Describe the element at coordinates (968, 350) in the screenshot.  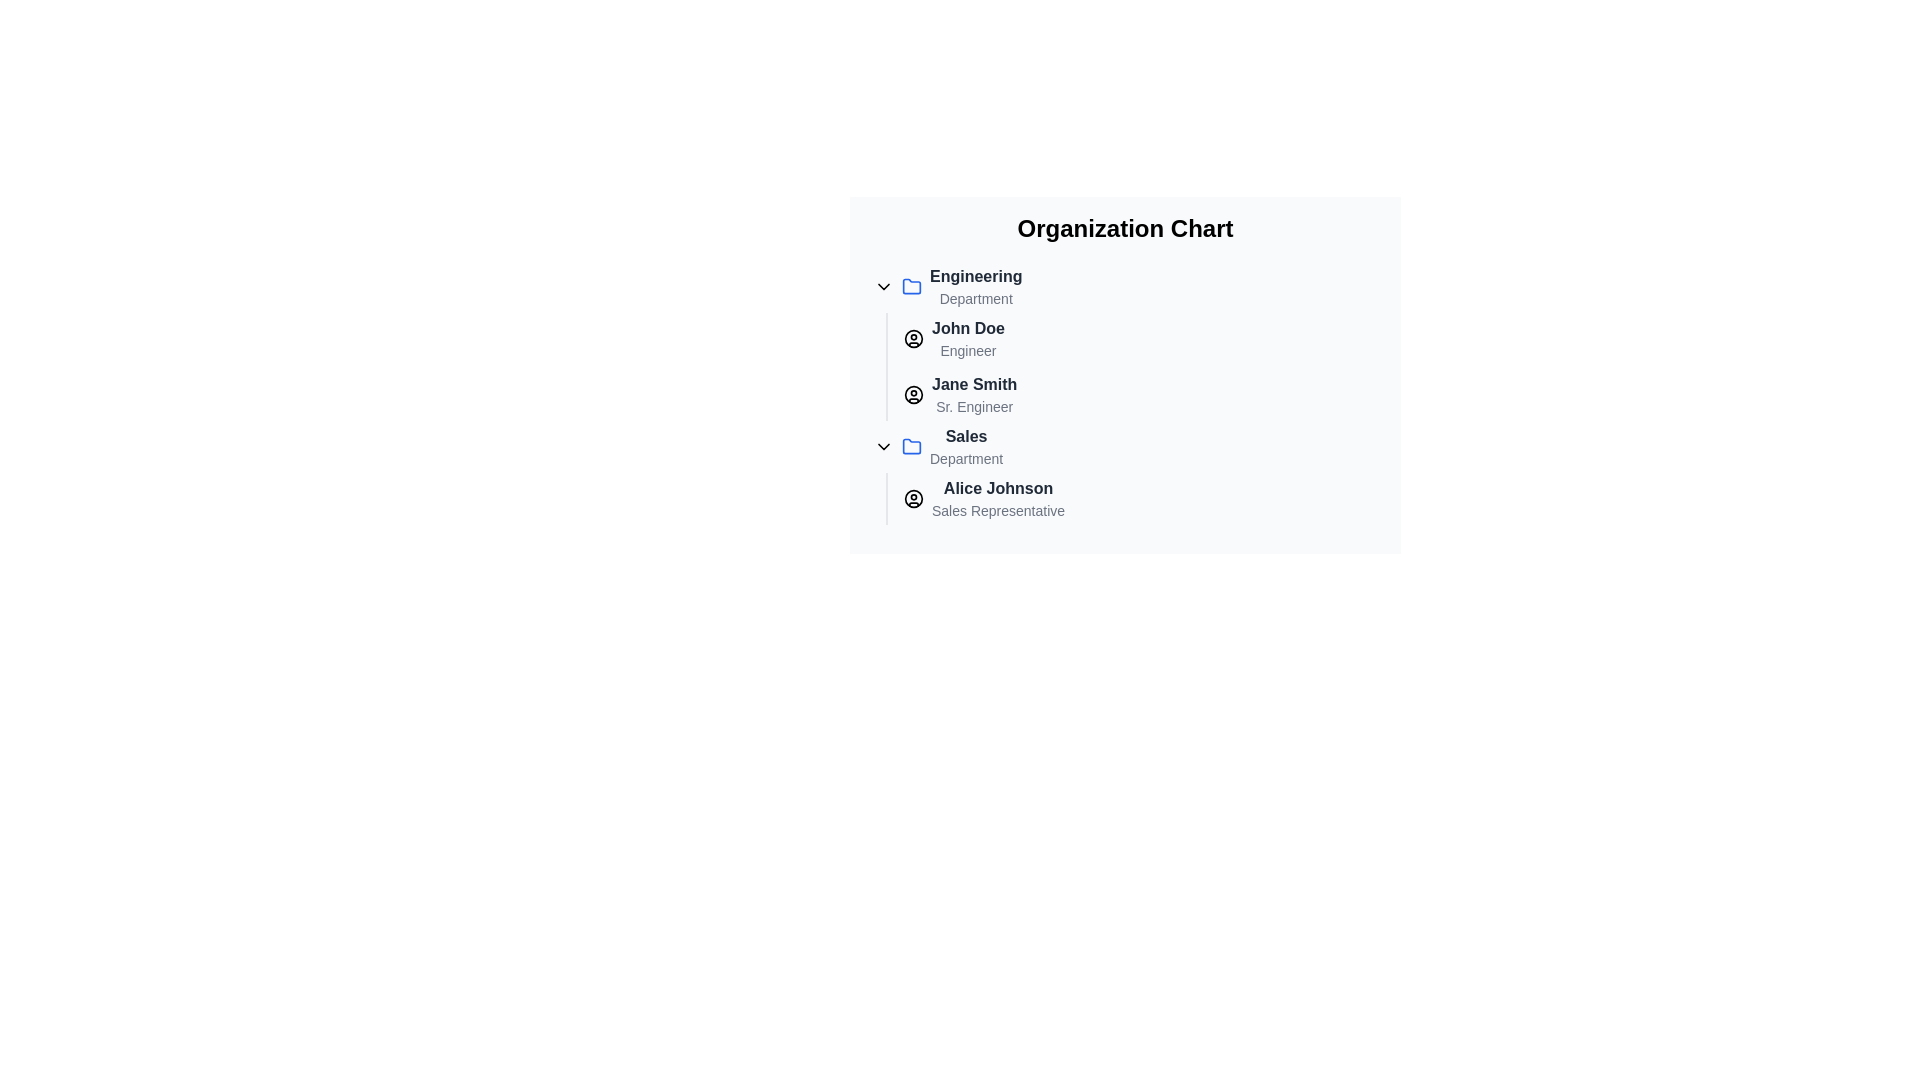
I see `the 'Engineer' label indicating the job title associated with 'John Doe' in the organizational chart` at that location.